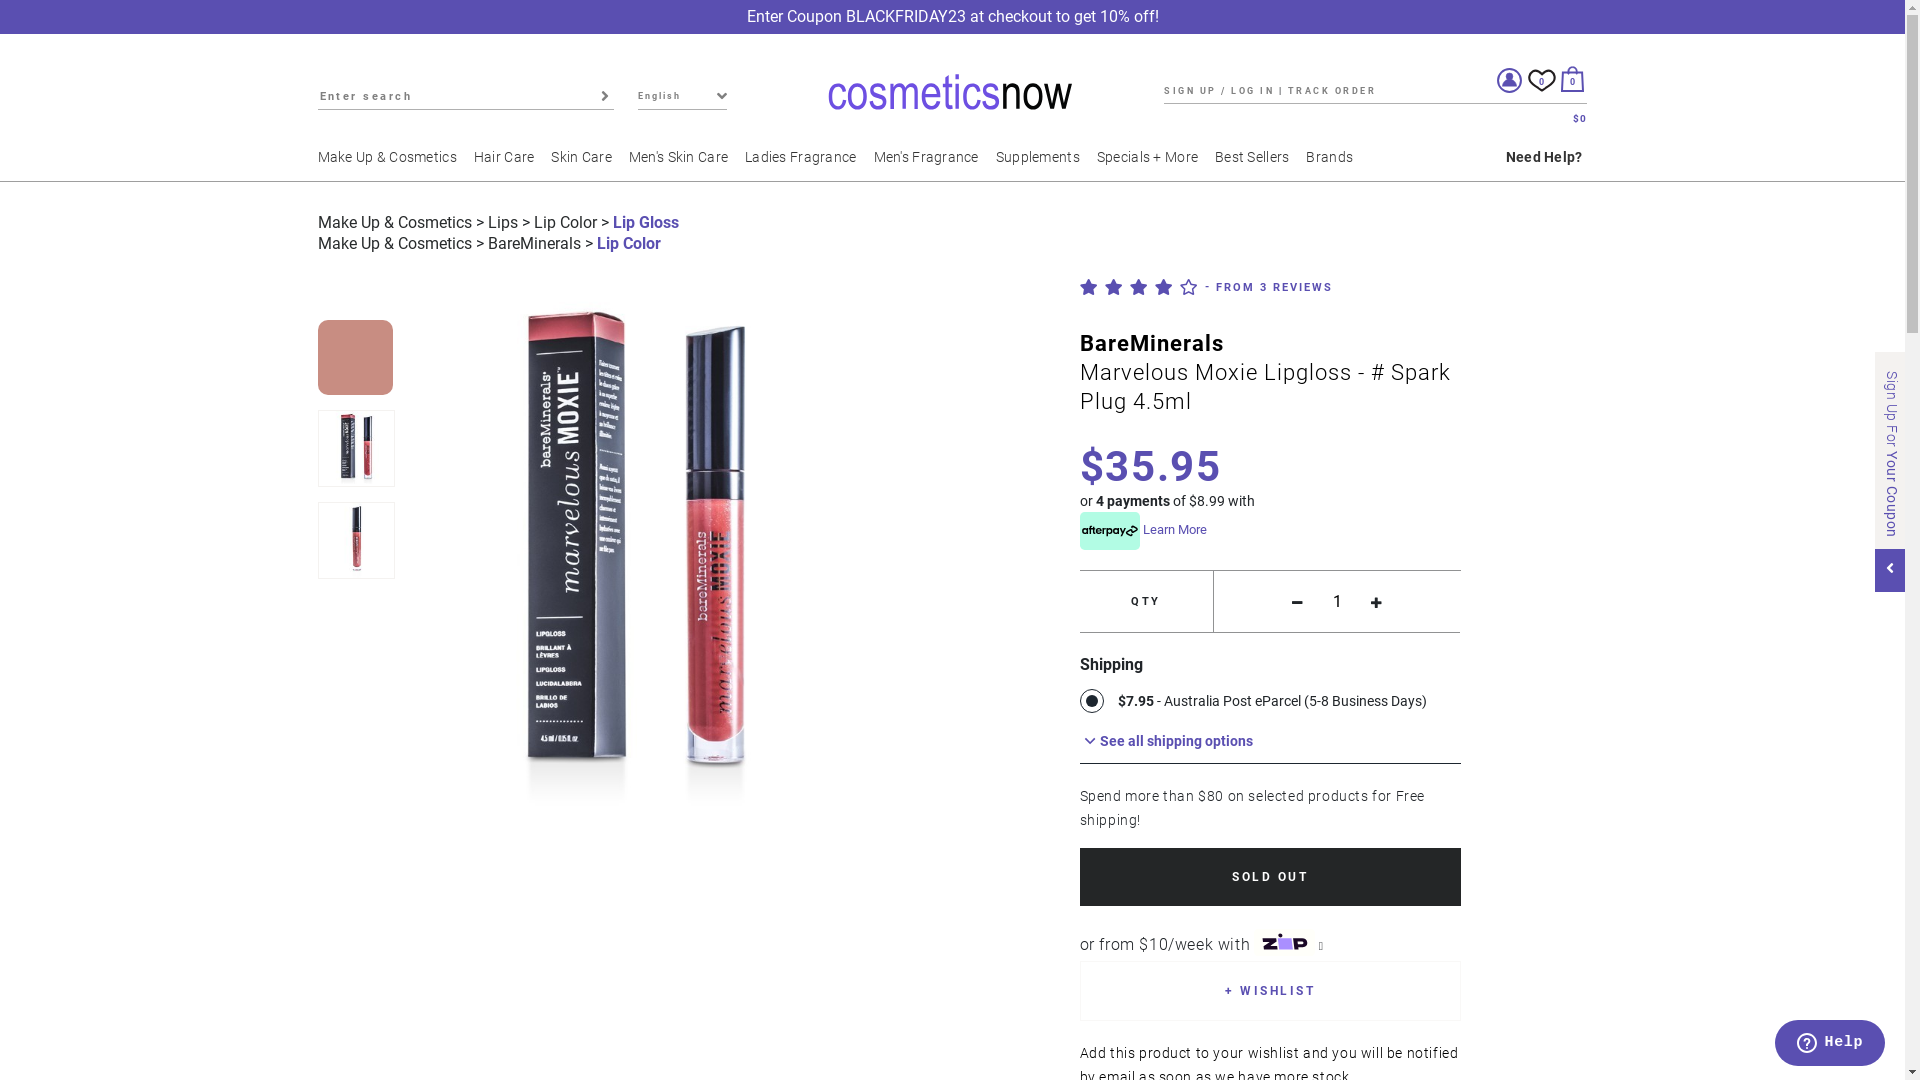 This screenshot has width=1920, height=1080. What do you see at coordinates (564, 222) in the screenshot?
I see `'Lip Color'` at bounding box center [564, 222].